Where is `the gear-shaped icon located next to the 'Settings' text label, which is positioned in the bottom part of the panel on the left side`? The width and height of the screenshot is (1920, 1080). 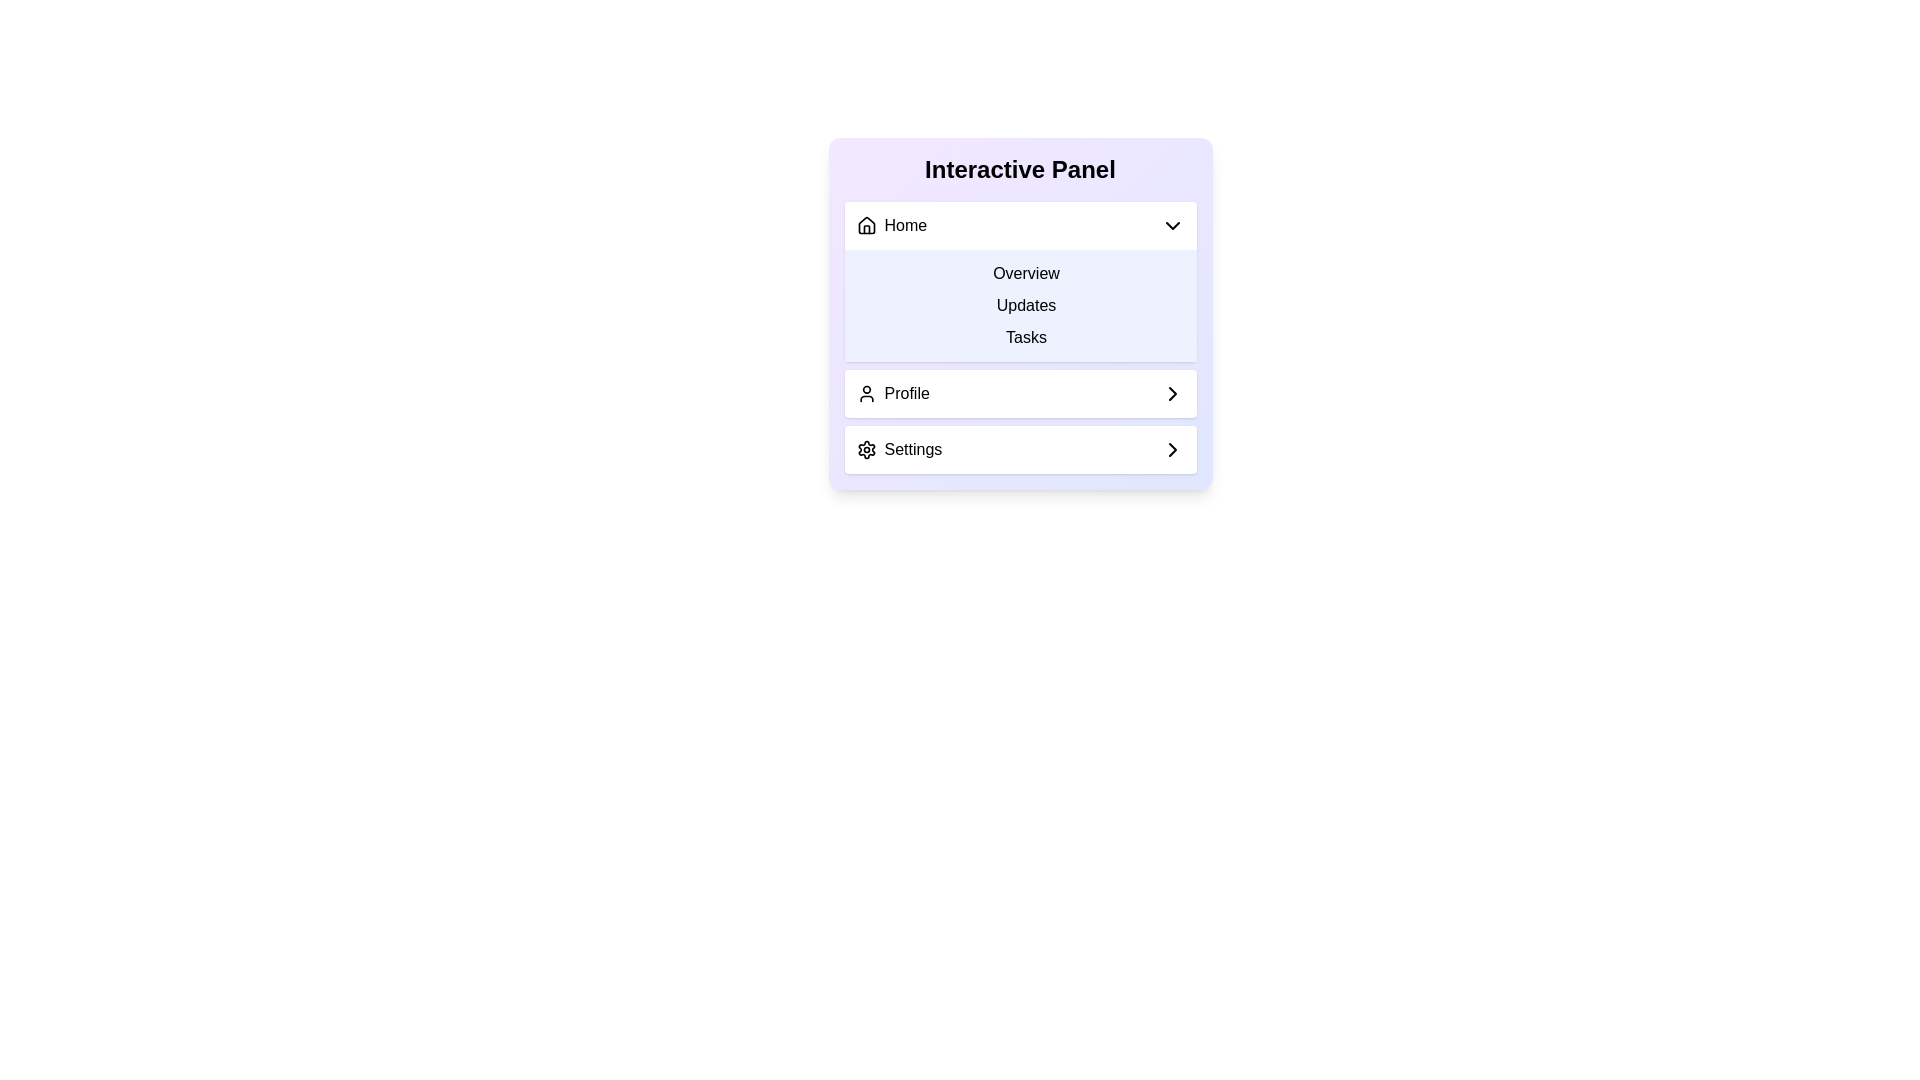
the gear-shaped icon located next to the 'Settings' text label, which is positioned in the bottom part of the panel on the left side is located at coordinates (866, 450).